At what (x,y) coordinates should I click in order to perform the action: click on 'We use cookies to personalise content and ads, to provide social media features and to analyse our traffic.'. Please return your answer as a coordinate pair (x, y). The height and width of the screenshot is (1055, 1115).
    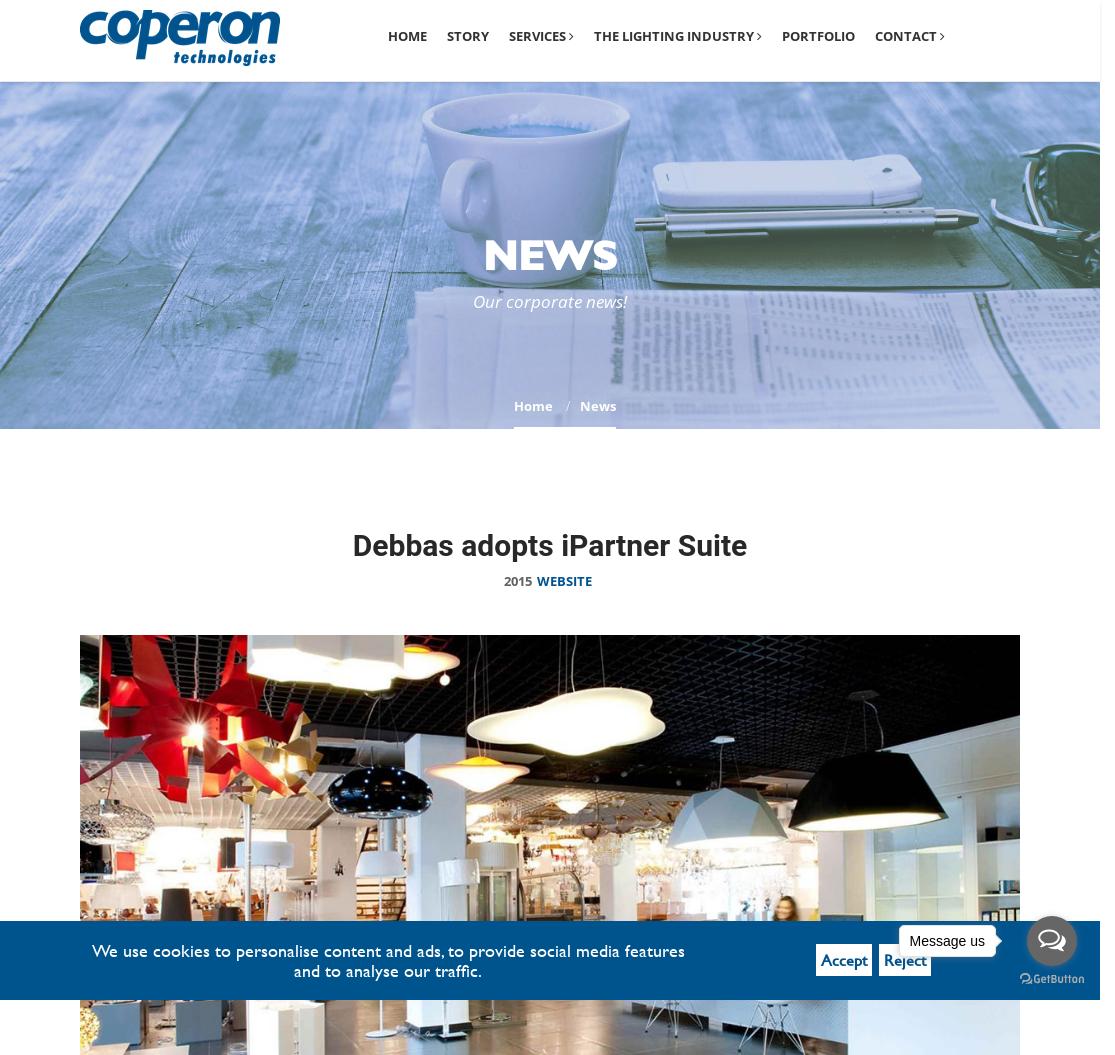
    Looking at the image, I should click on (386, 959).